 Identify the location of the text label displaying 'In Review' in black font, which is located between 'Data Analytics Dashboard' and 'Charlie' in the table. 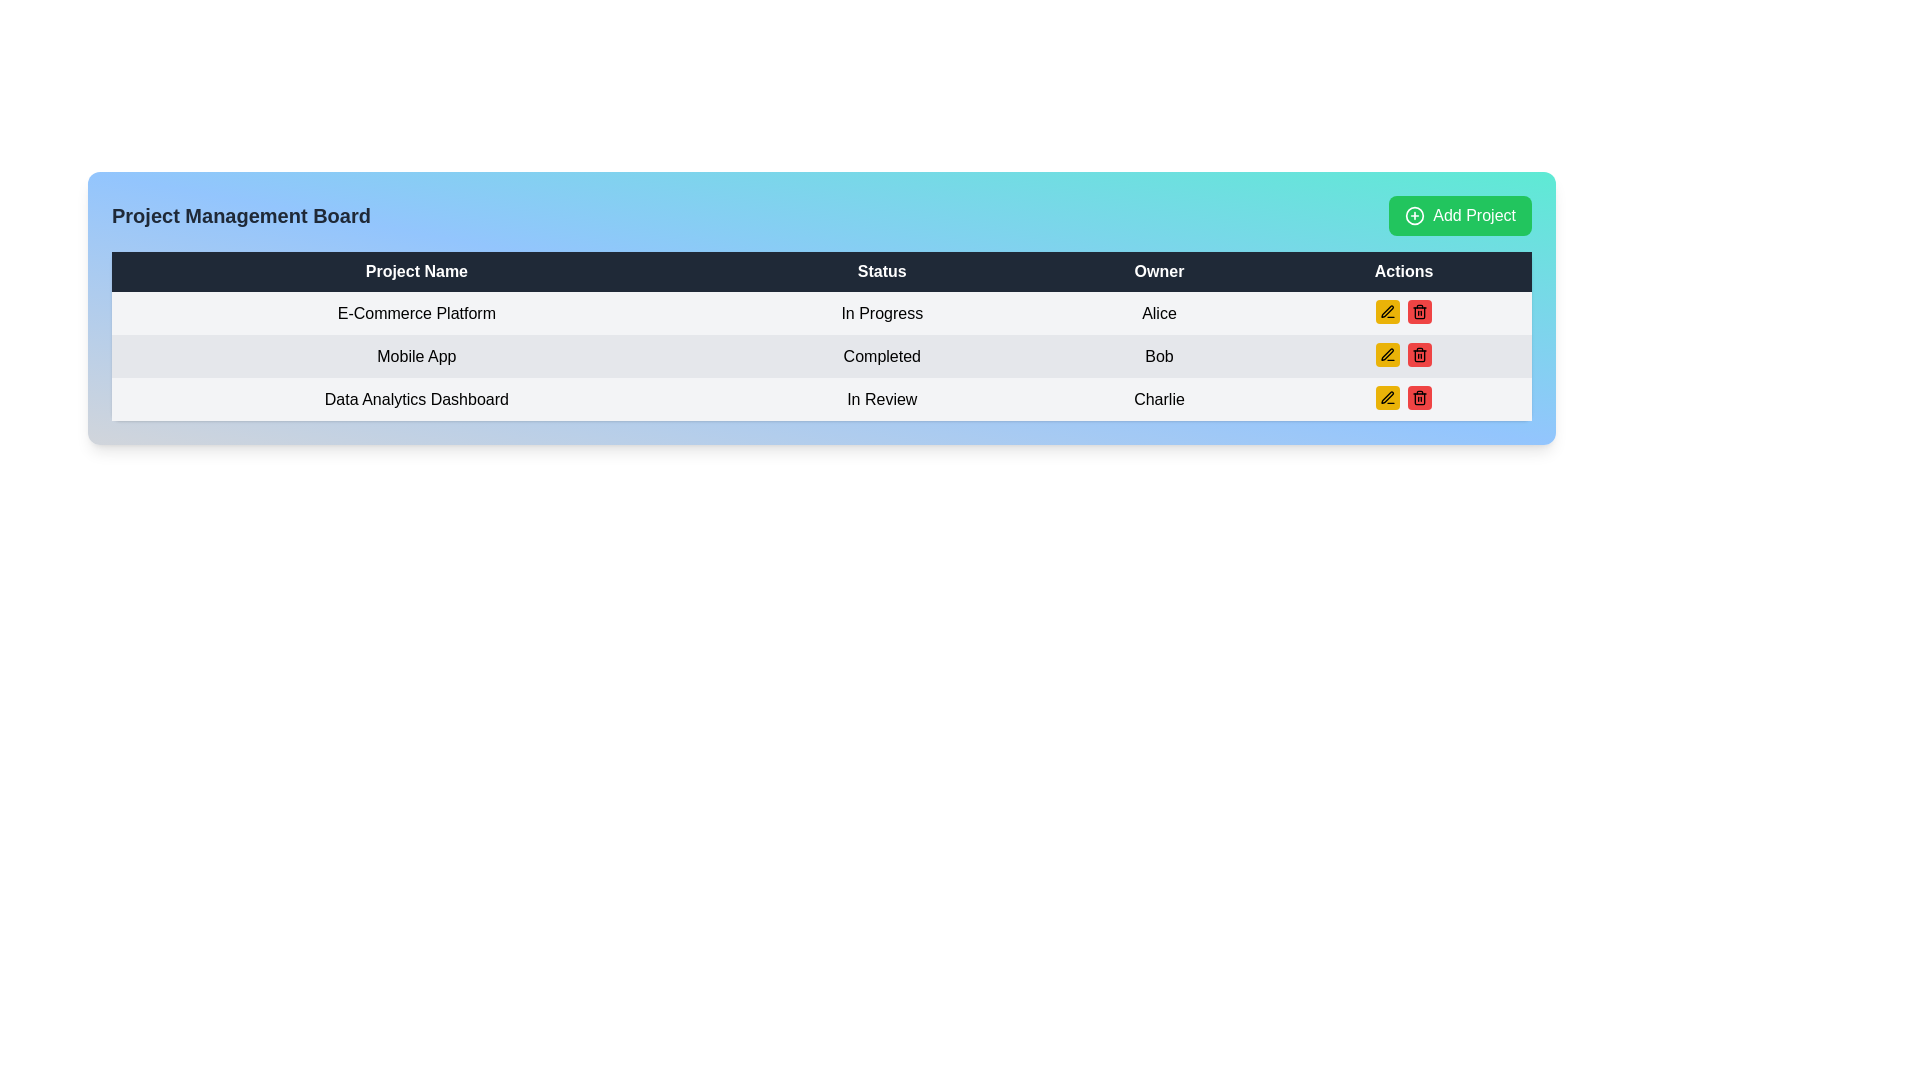
(881, 399).